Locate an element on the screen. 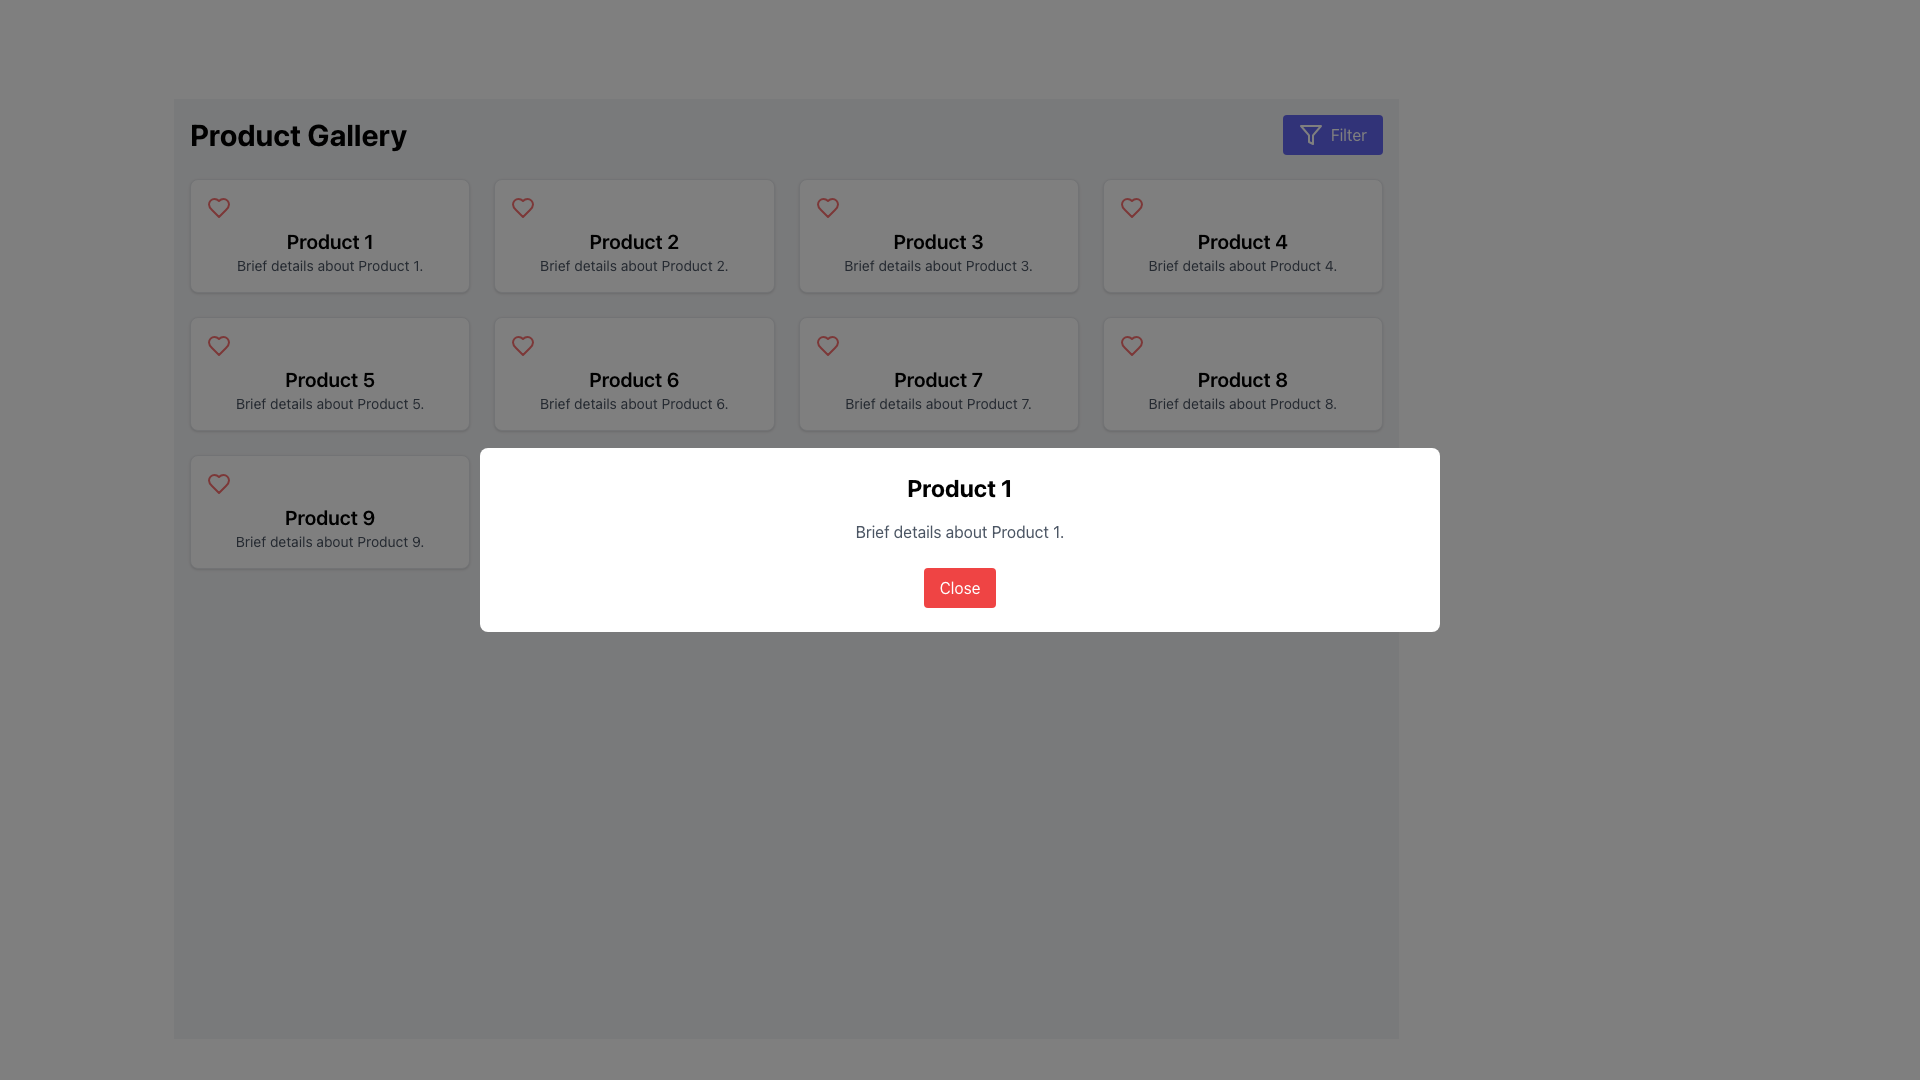  the text label 'Product 8' located in the rightmost column, third row of the 'Product Gallery' section, which is styled with a large font size and bold weight is located at coordinates (1241, 380).